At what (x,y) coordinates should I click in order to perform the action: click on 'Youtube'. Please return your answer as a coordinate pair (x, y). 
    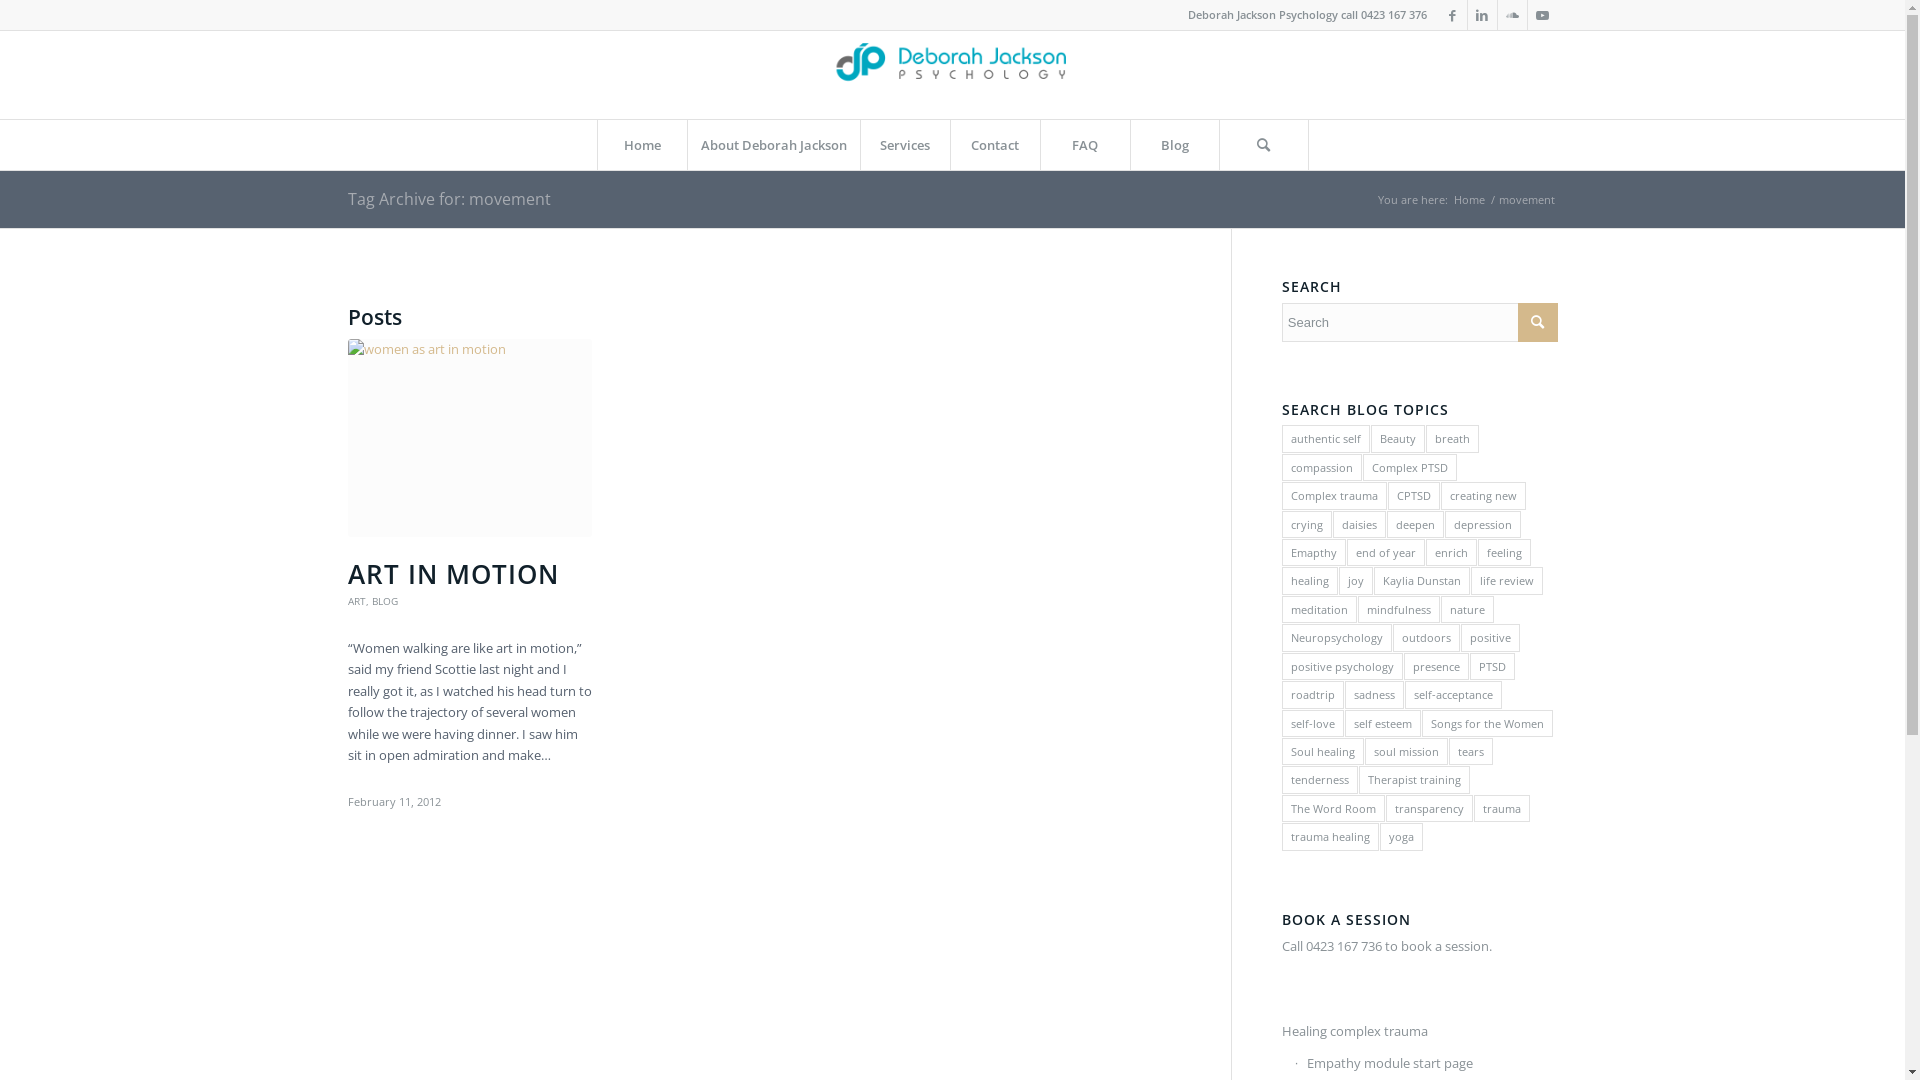
    Looking at the image, I should click on (1541, 15).